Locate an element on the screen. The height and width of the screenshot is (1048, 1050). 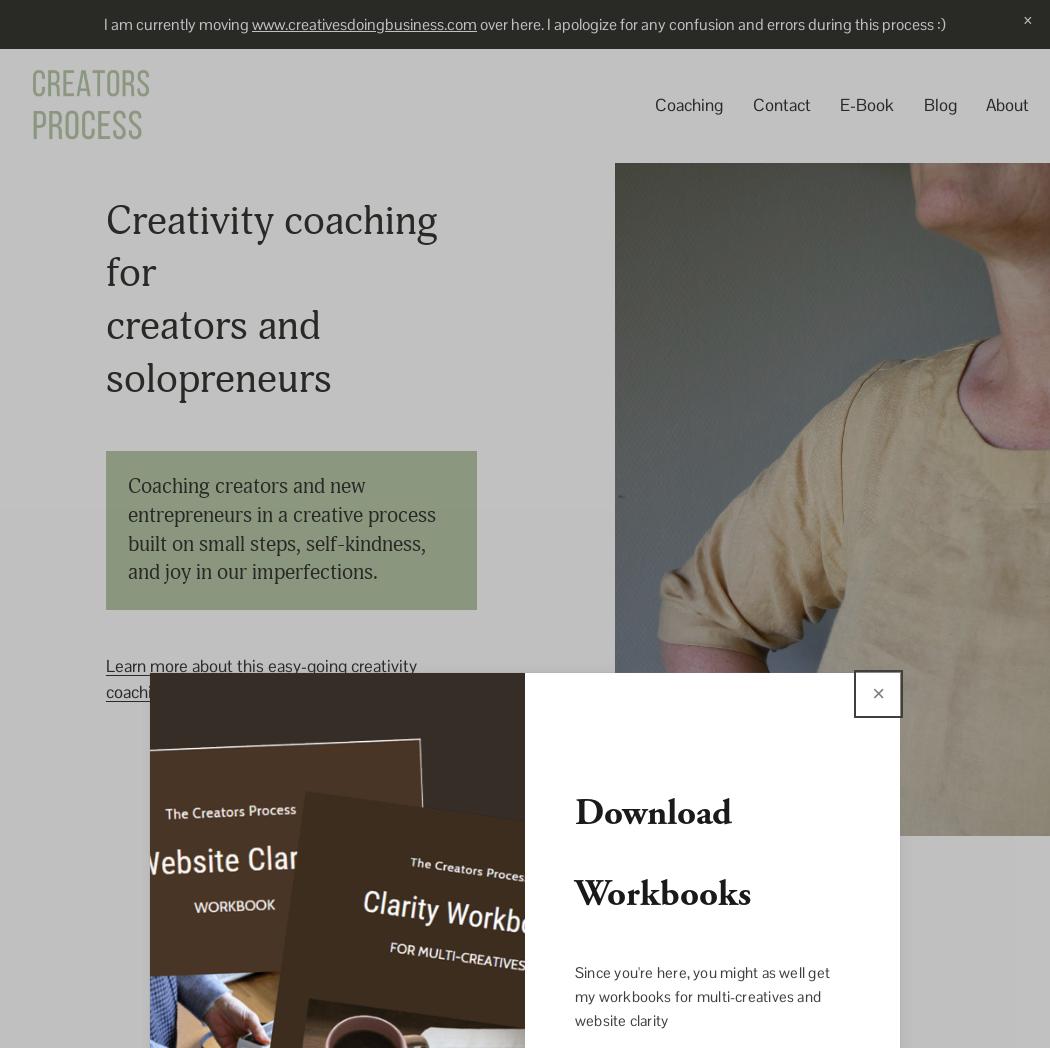
'About' is located at coordinates (1007, 104).